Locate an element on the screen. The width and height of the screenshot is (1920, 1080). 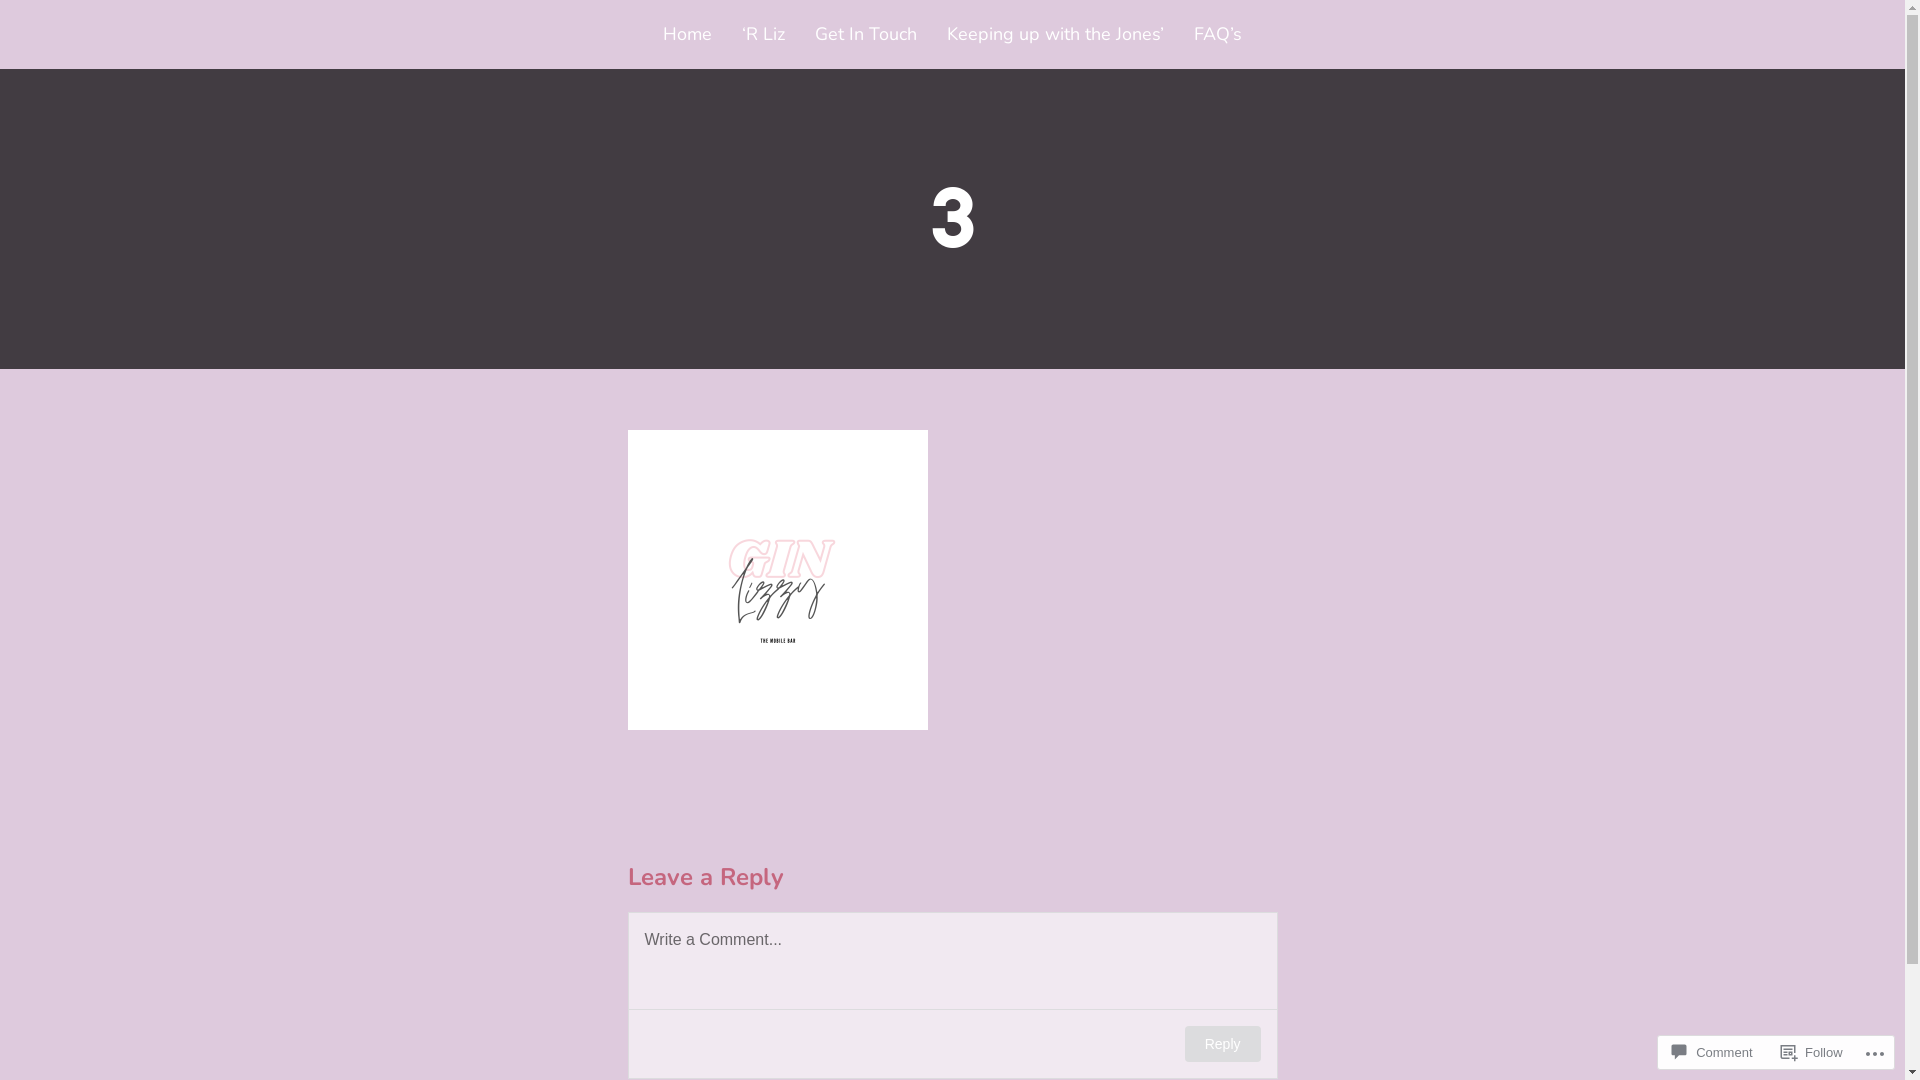
'Comment' is located at coordinates (1711, 1051).